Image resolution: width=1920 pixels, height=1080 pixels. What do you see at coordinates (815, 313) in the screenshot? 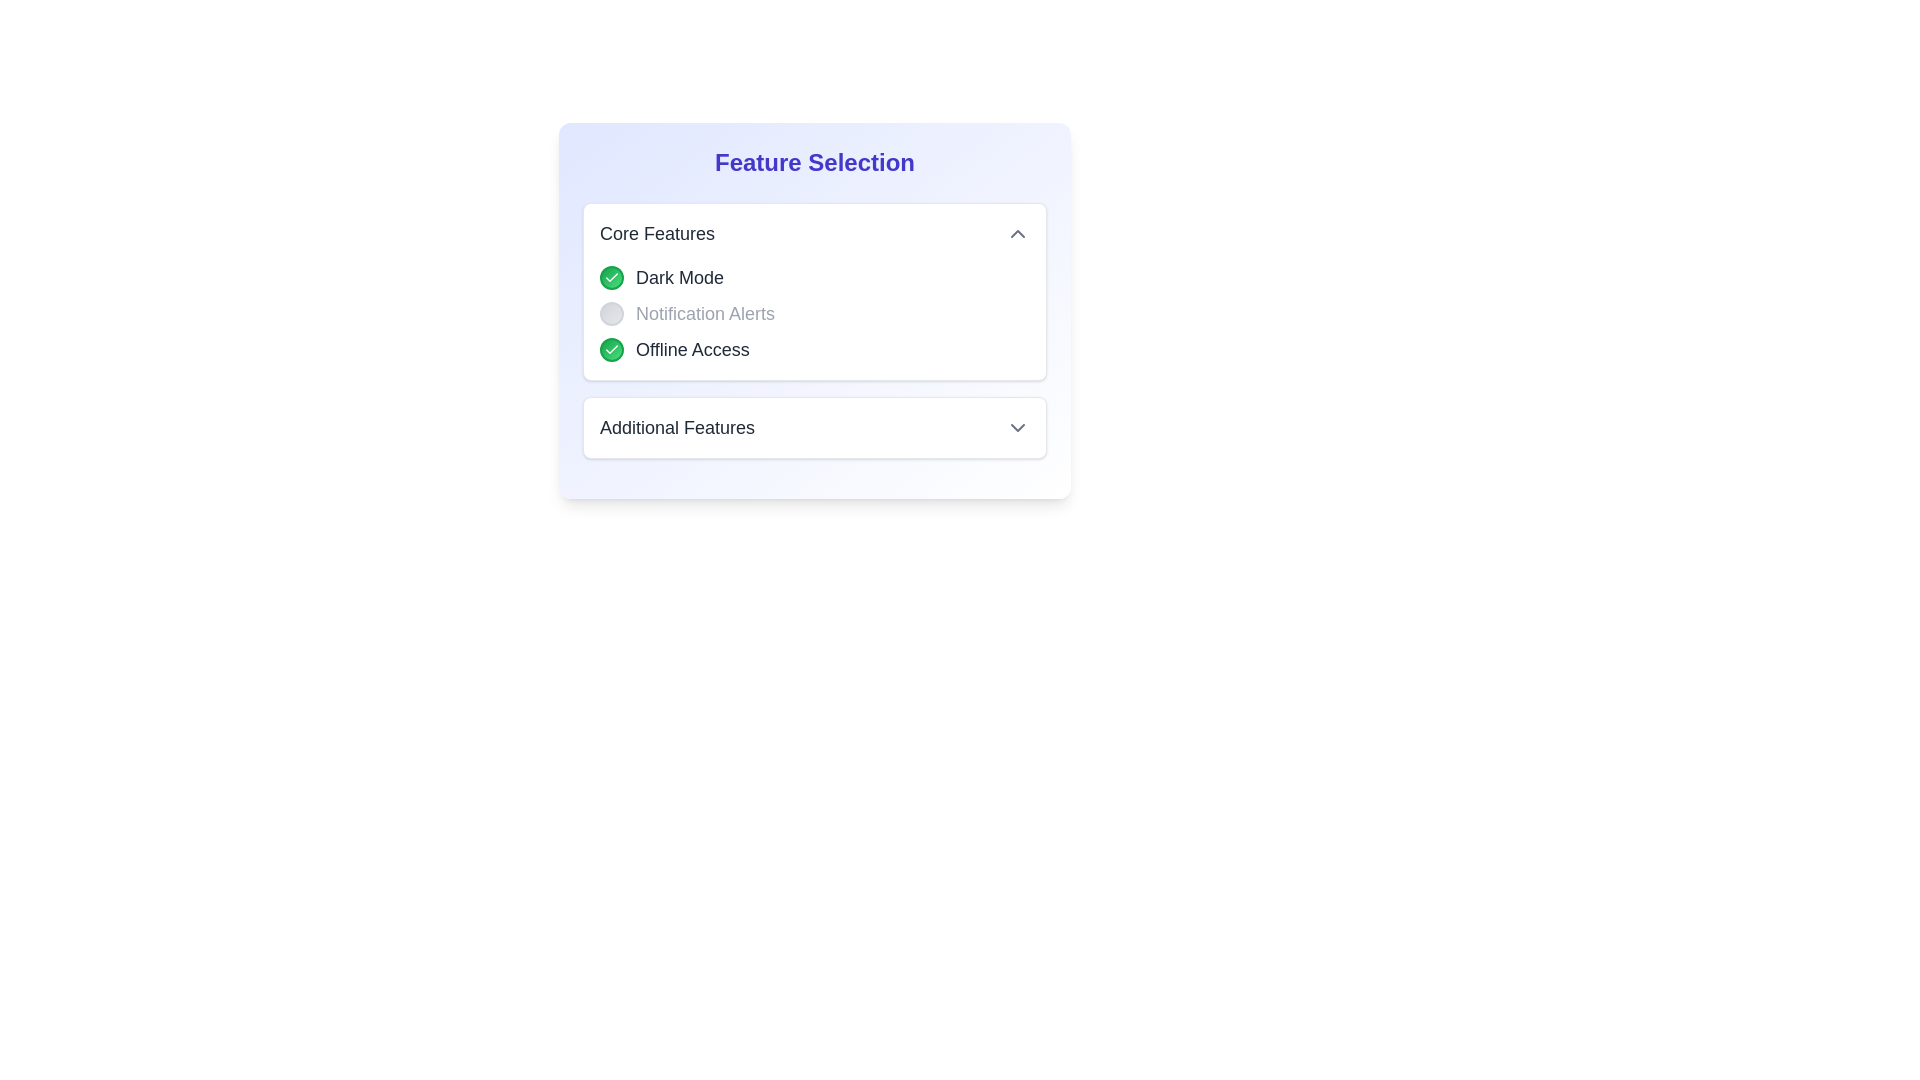
I see `the second item in the feature selection list, which is 'Notification Alerts'` at bounding box center [815, 313].